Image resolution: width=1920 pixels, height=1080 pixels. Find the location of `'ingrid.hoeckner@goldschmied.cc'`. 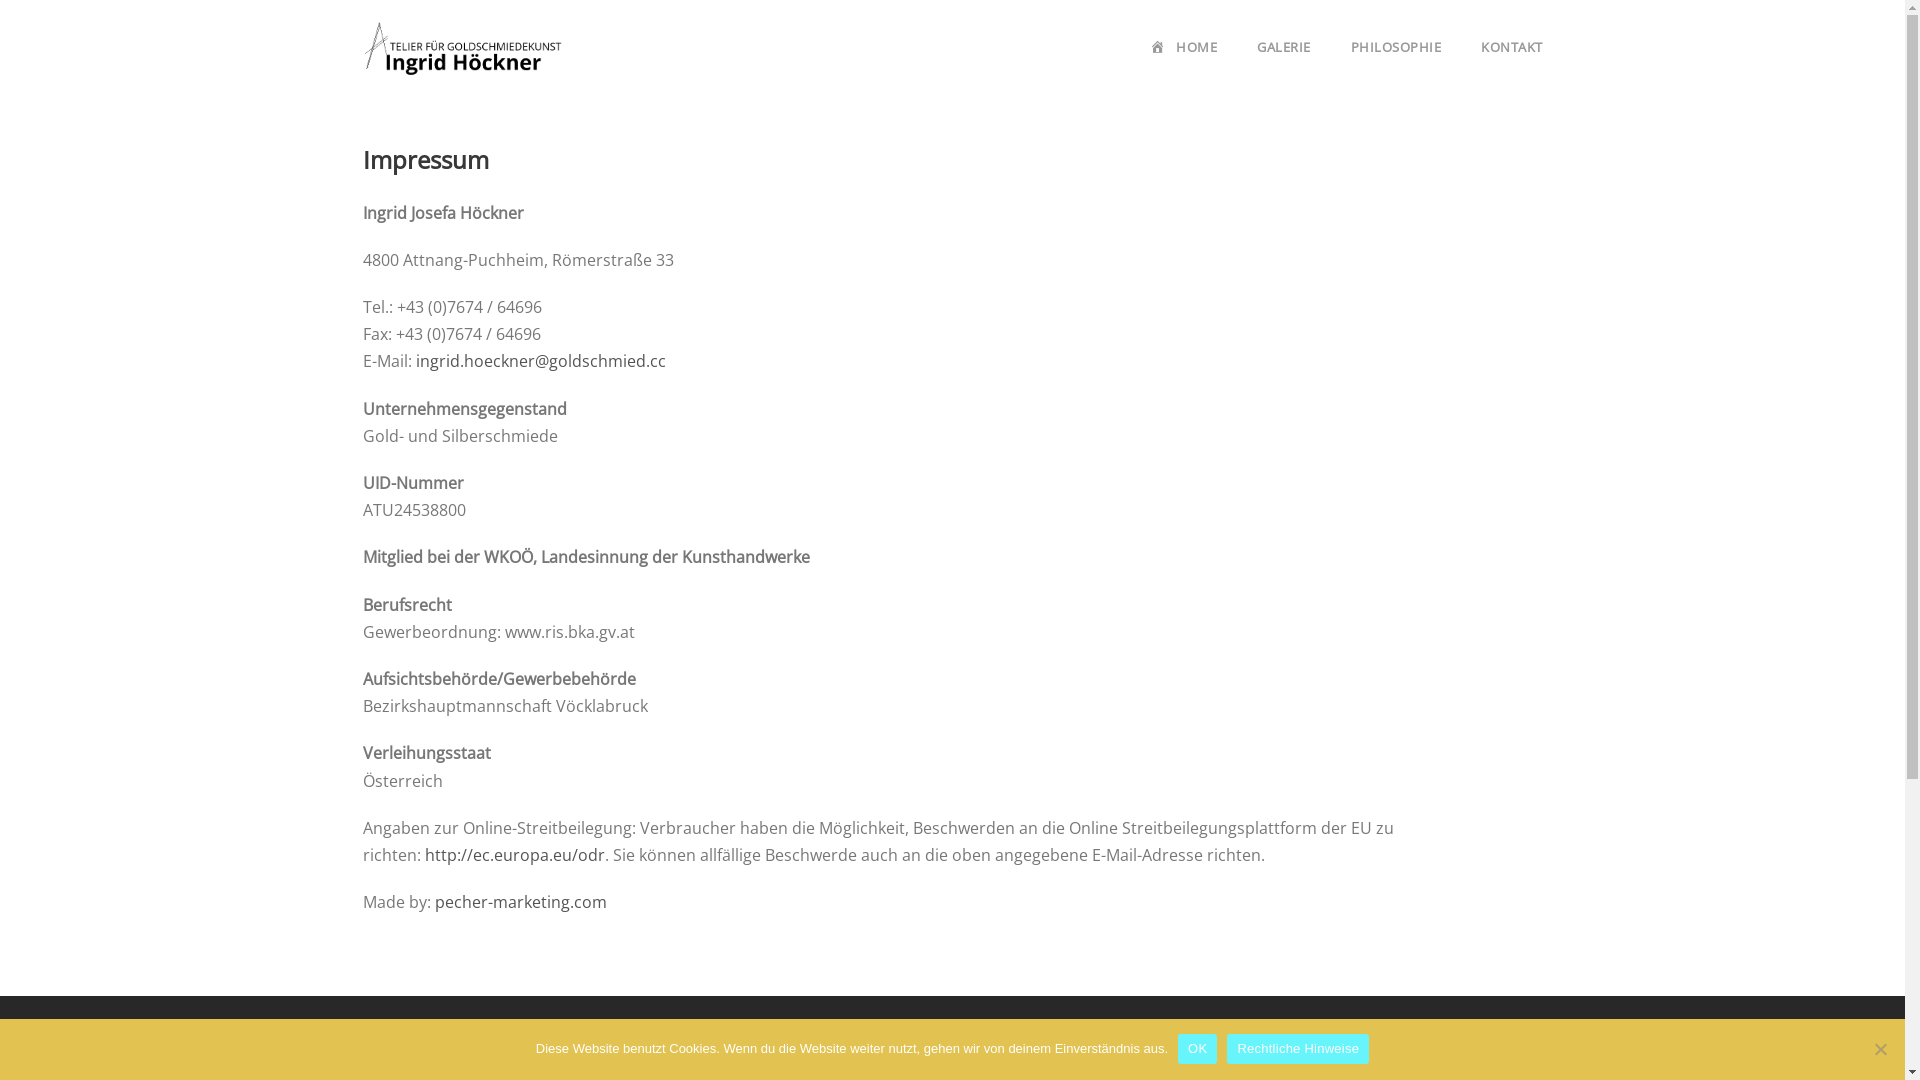

'ingrid.hoeckner@goldschmied.cc' is located at coordinates (415, 361).